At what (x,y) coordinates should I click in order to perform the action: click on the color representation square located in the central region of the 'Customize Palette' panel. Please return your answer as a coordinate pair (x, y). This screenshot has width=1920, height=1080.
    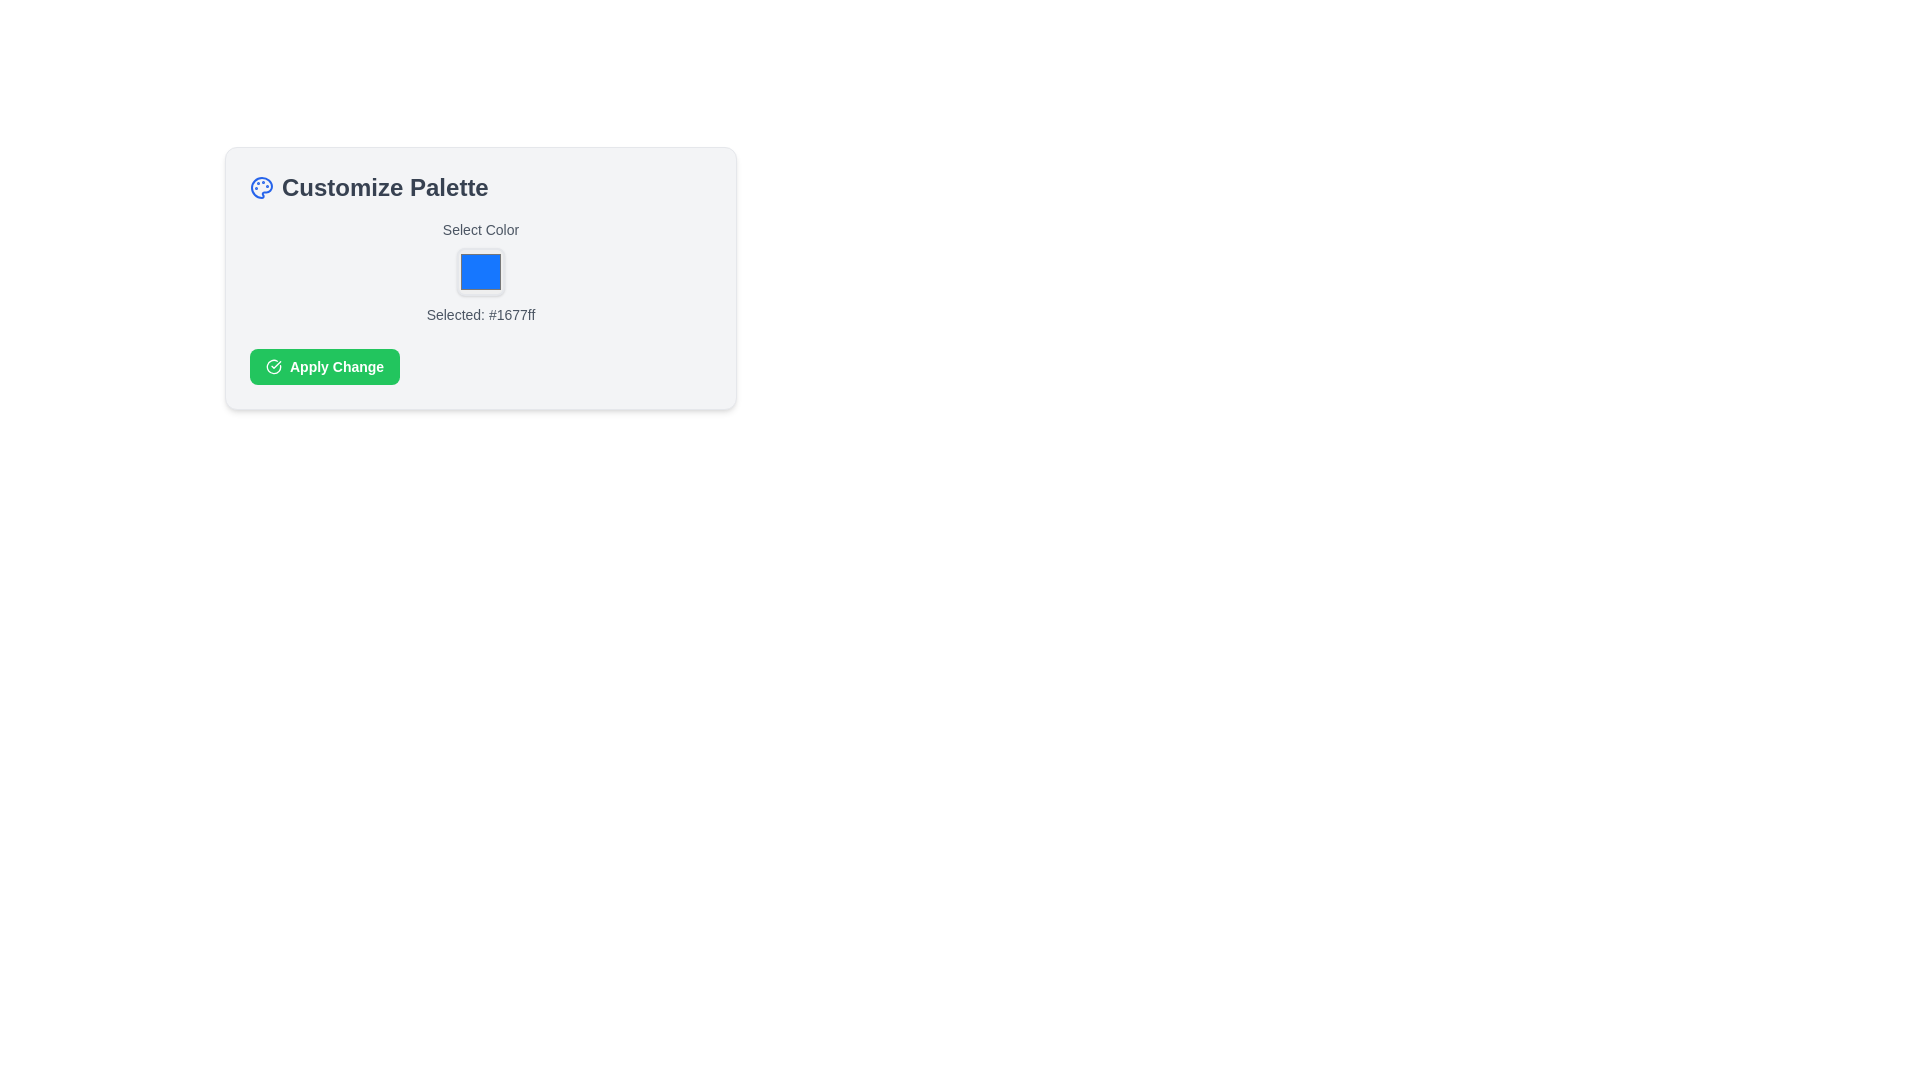
    Looking at the image, I should click on (480, 272).